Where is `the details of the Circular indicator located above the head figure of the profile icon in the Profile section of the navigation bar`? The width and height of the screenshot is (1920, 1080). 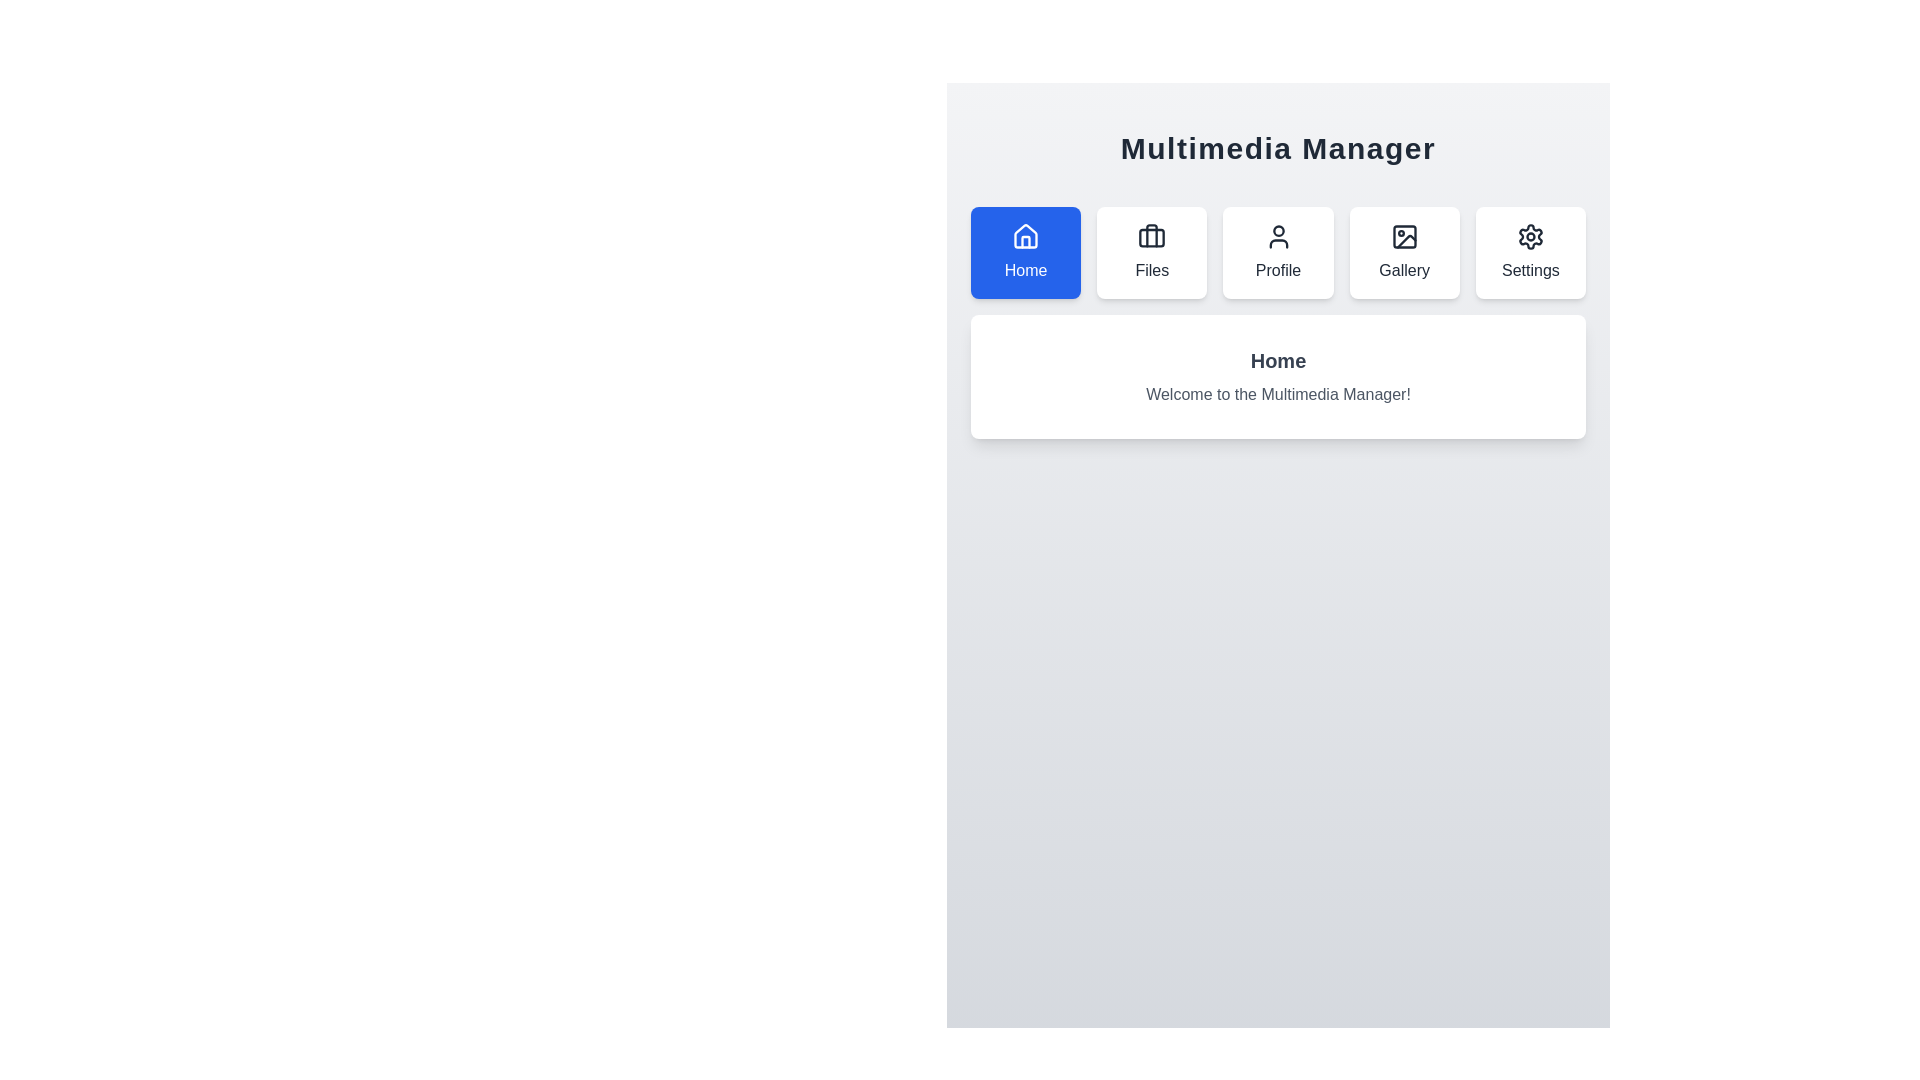
the details of the Circular indicator located above the head figure of the profile icon in the Profile section of the navigation bar is located at coordinates (1277, 230).